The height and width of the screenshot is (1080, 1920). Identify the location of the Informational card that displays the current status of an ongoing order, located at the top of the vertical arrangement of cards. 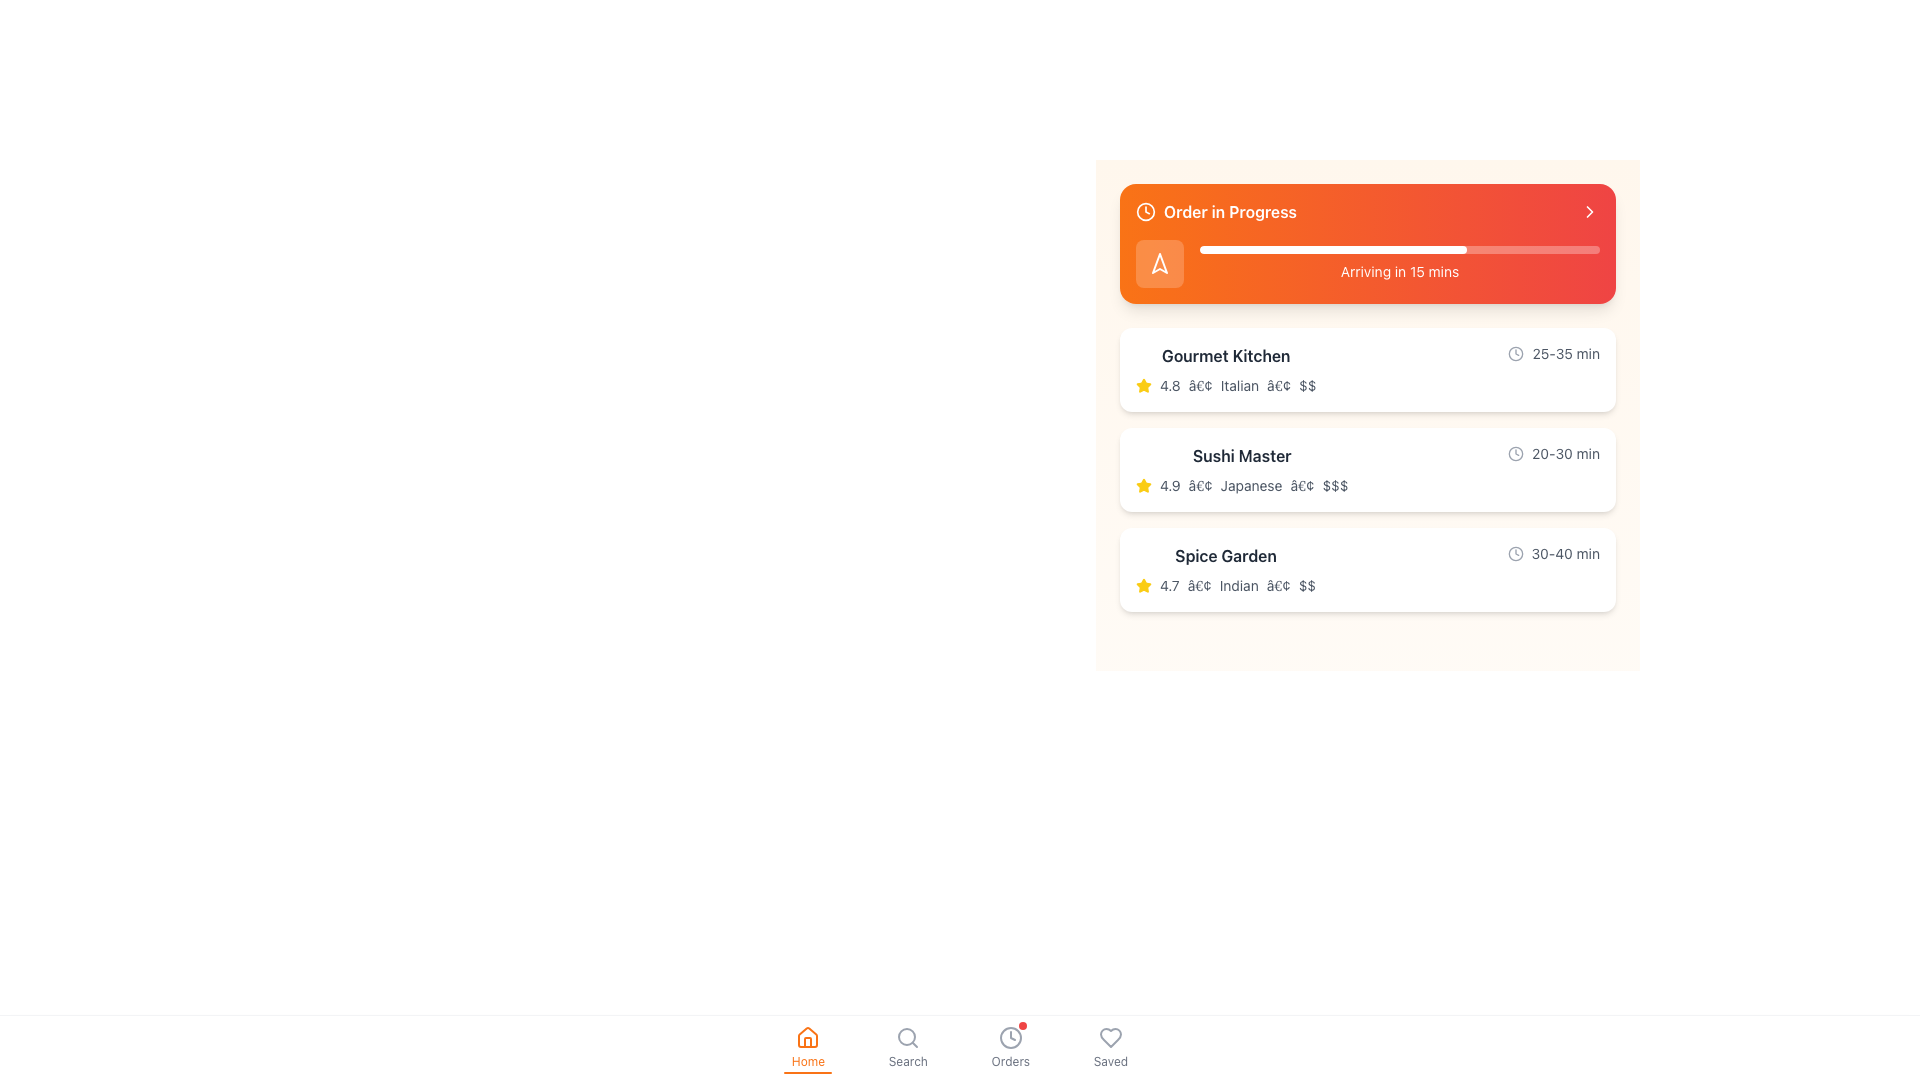
(1367, 242).